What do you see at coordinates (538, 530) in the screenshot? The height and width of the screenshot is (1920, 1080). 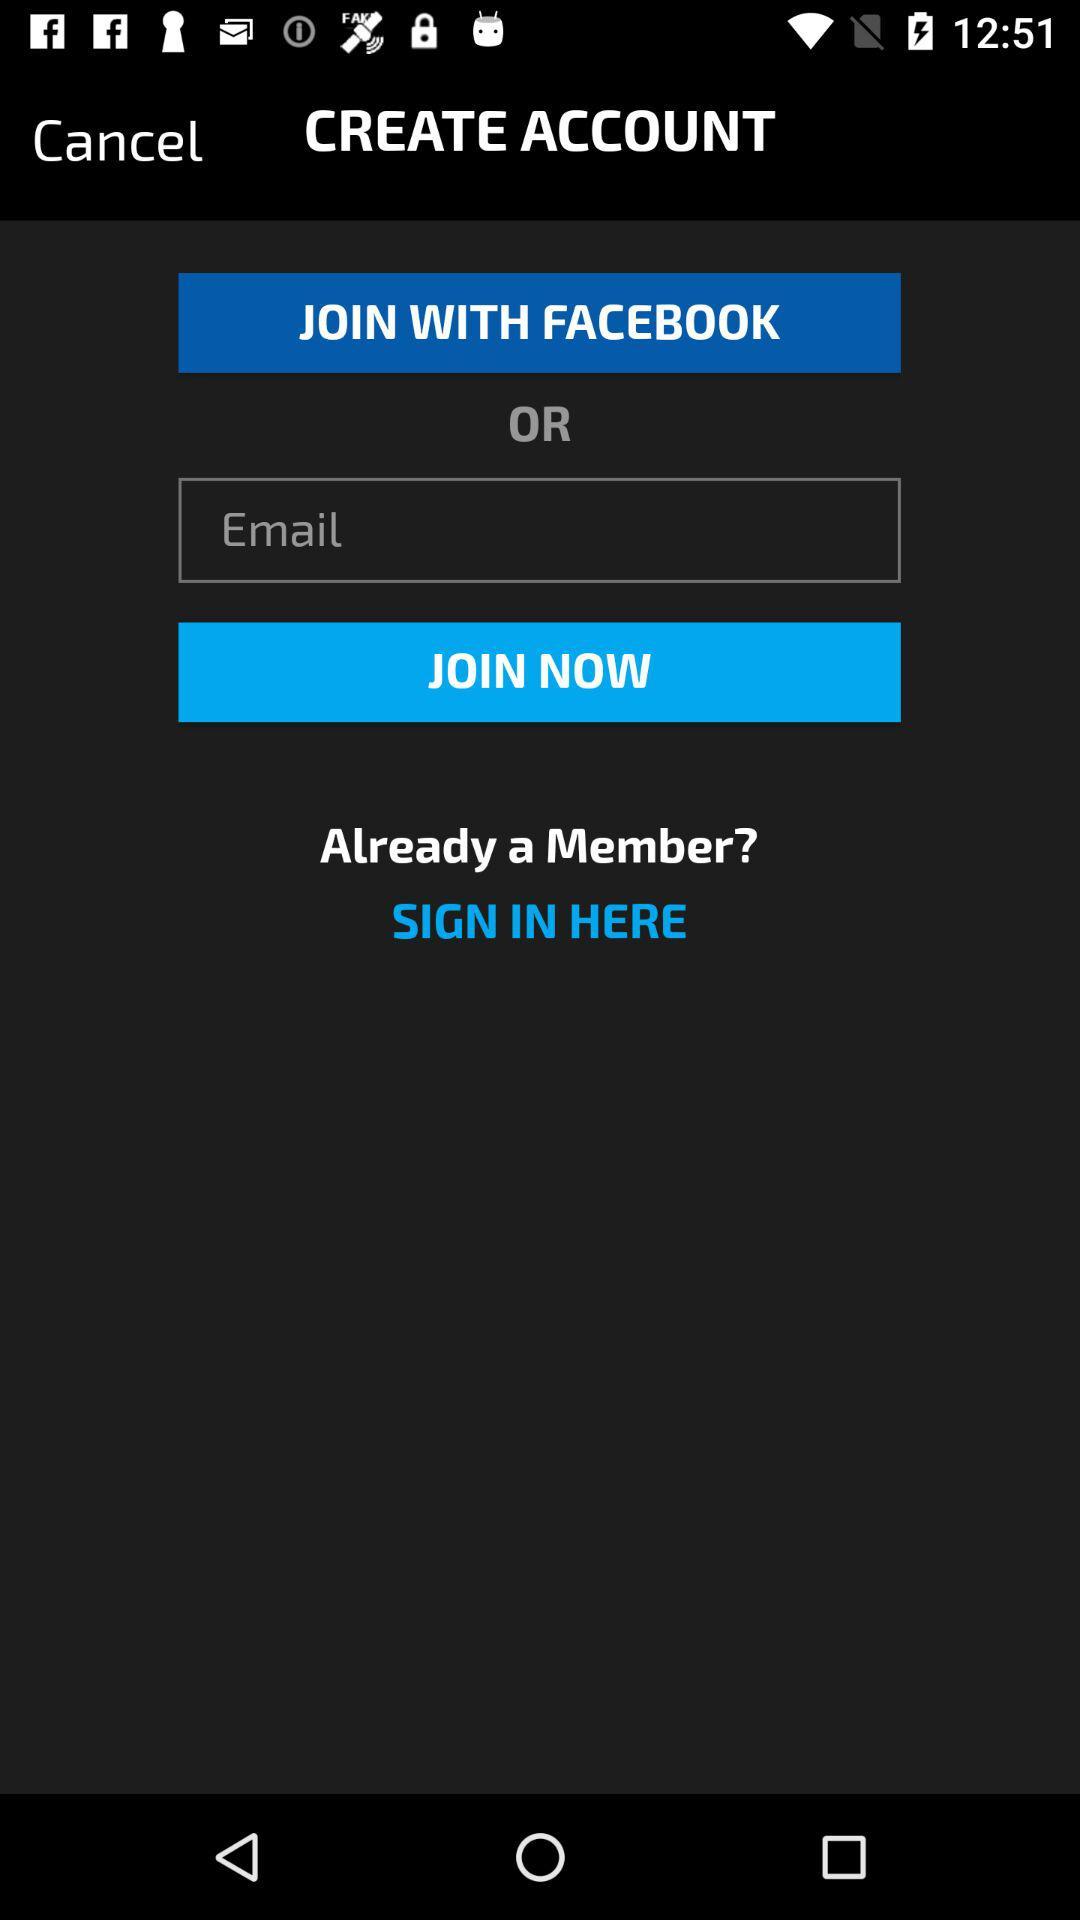 I see `the item above join now` at bounding box center [538, 530].